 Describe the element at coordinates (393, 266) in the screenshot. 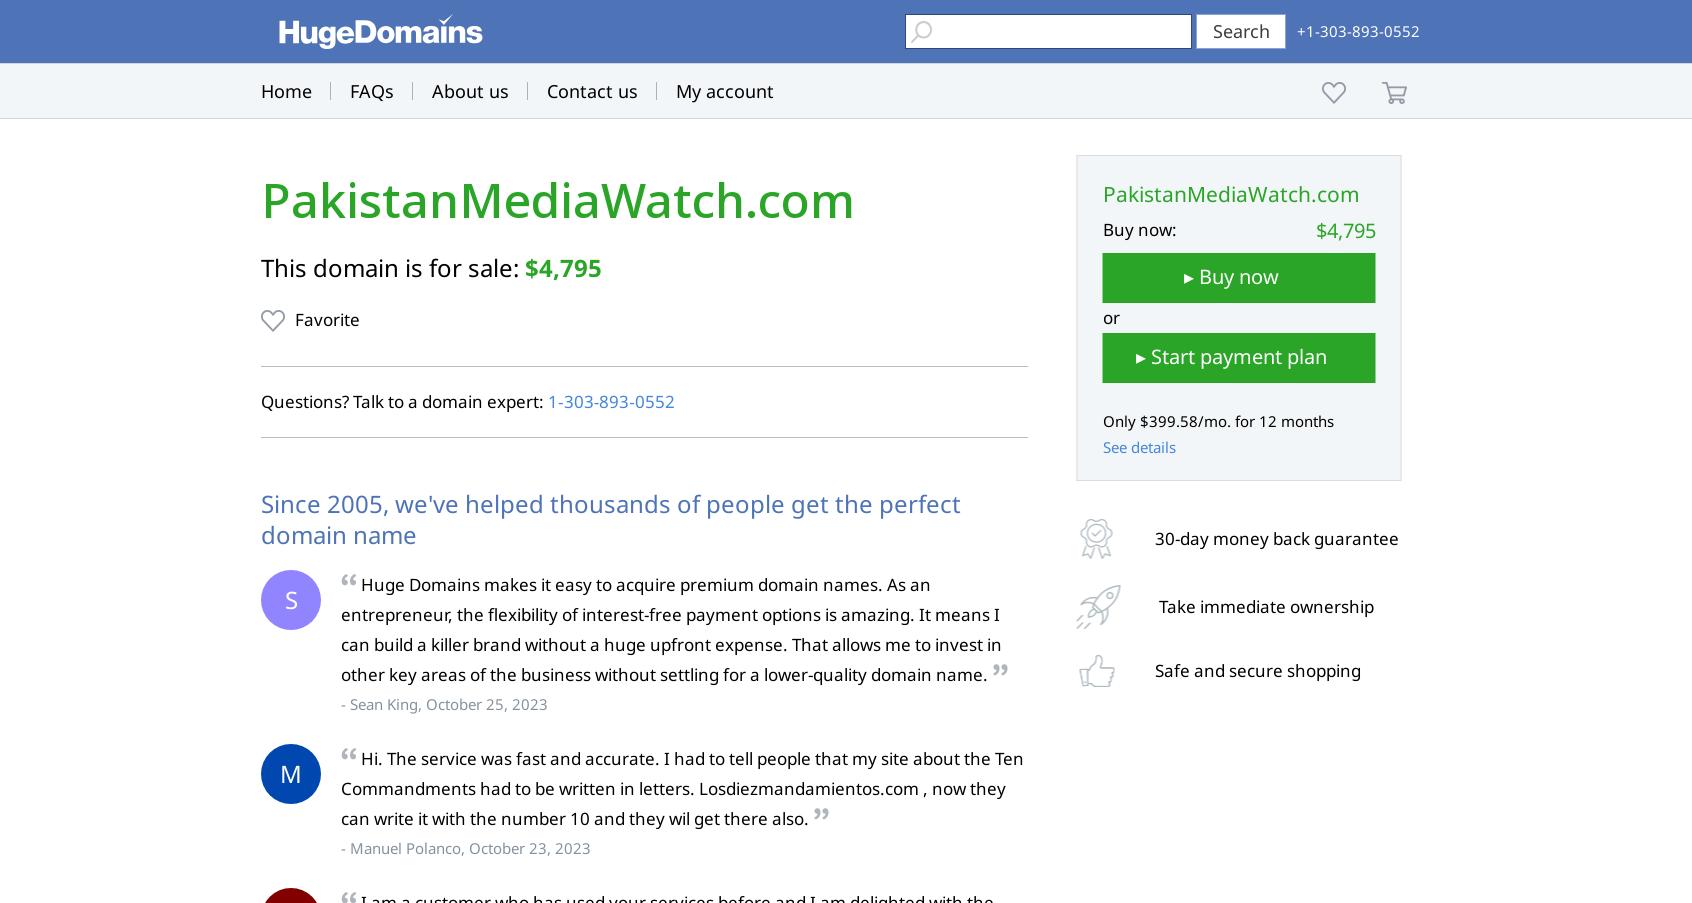

I see `'This domain is for sale:'` at that location.